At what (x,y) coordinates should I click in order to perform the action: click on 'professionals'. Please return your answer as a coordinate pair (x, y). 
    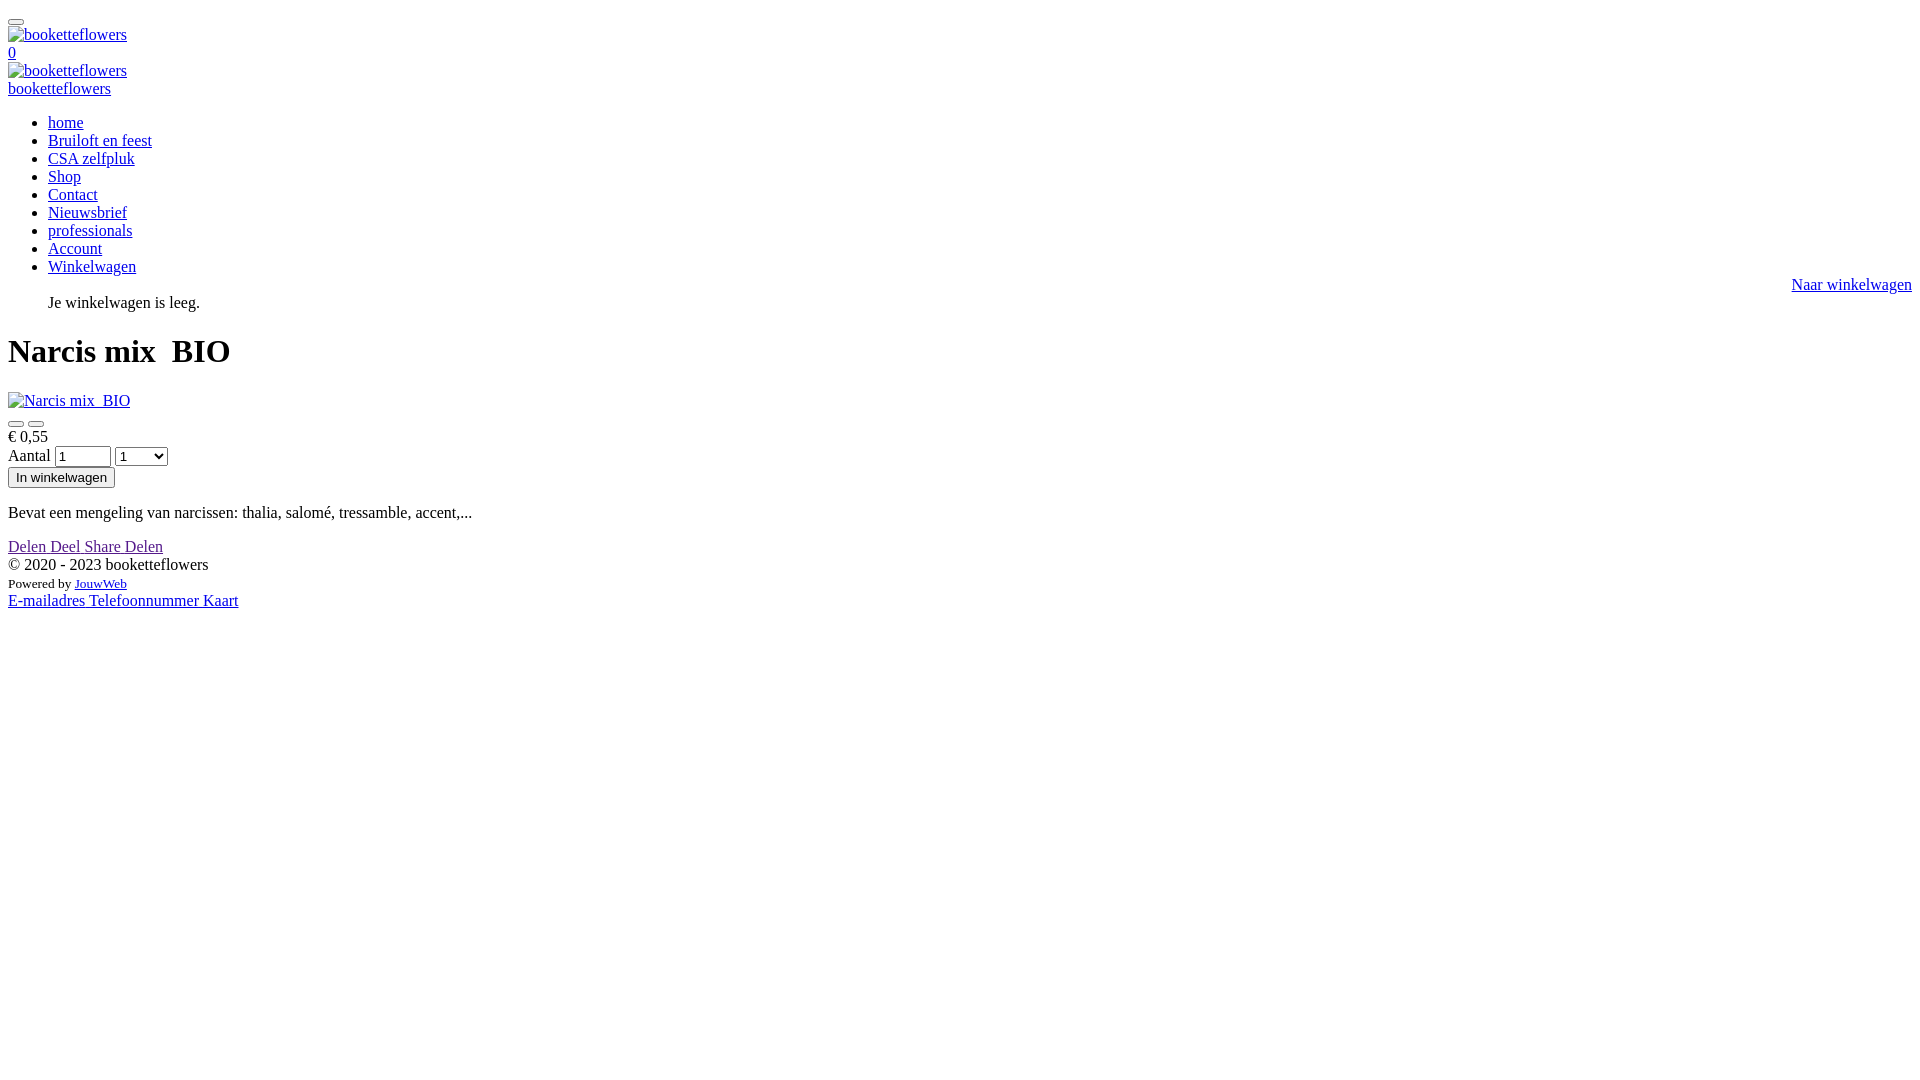
    Looking at the image, I should click on (89, 229).